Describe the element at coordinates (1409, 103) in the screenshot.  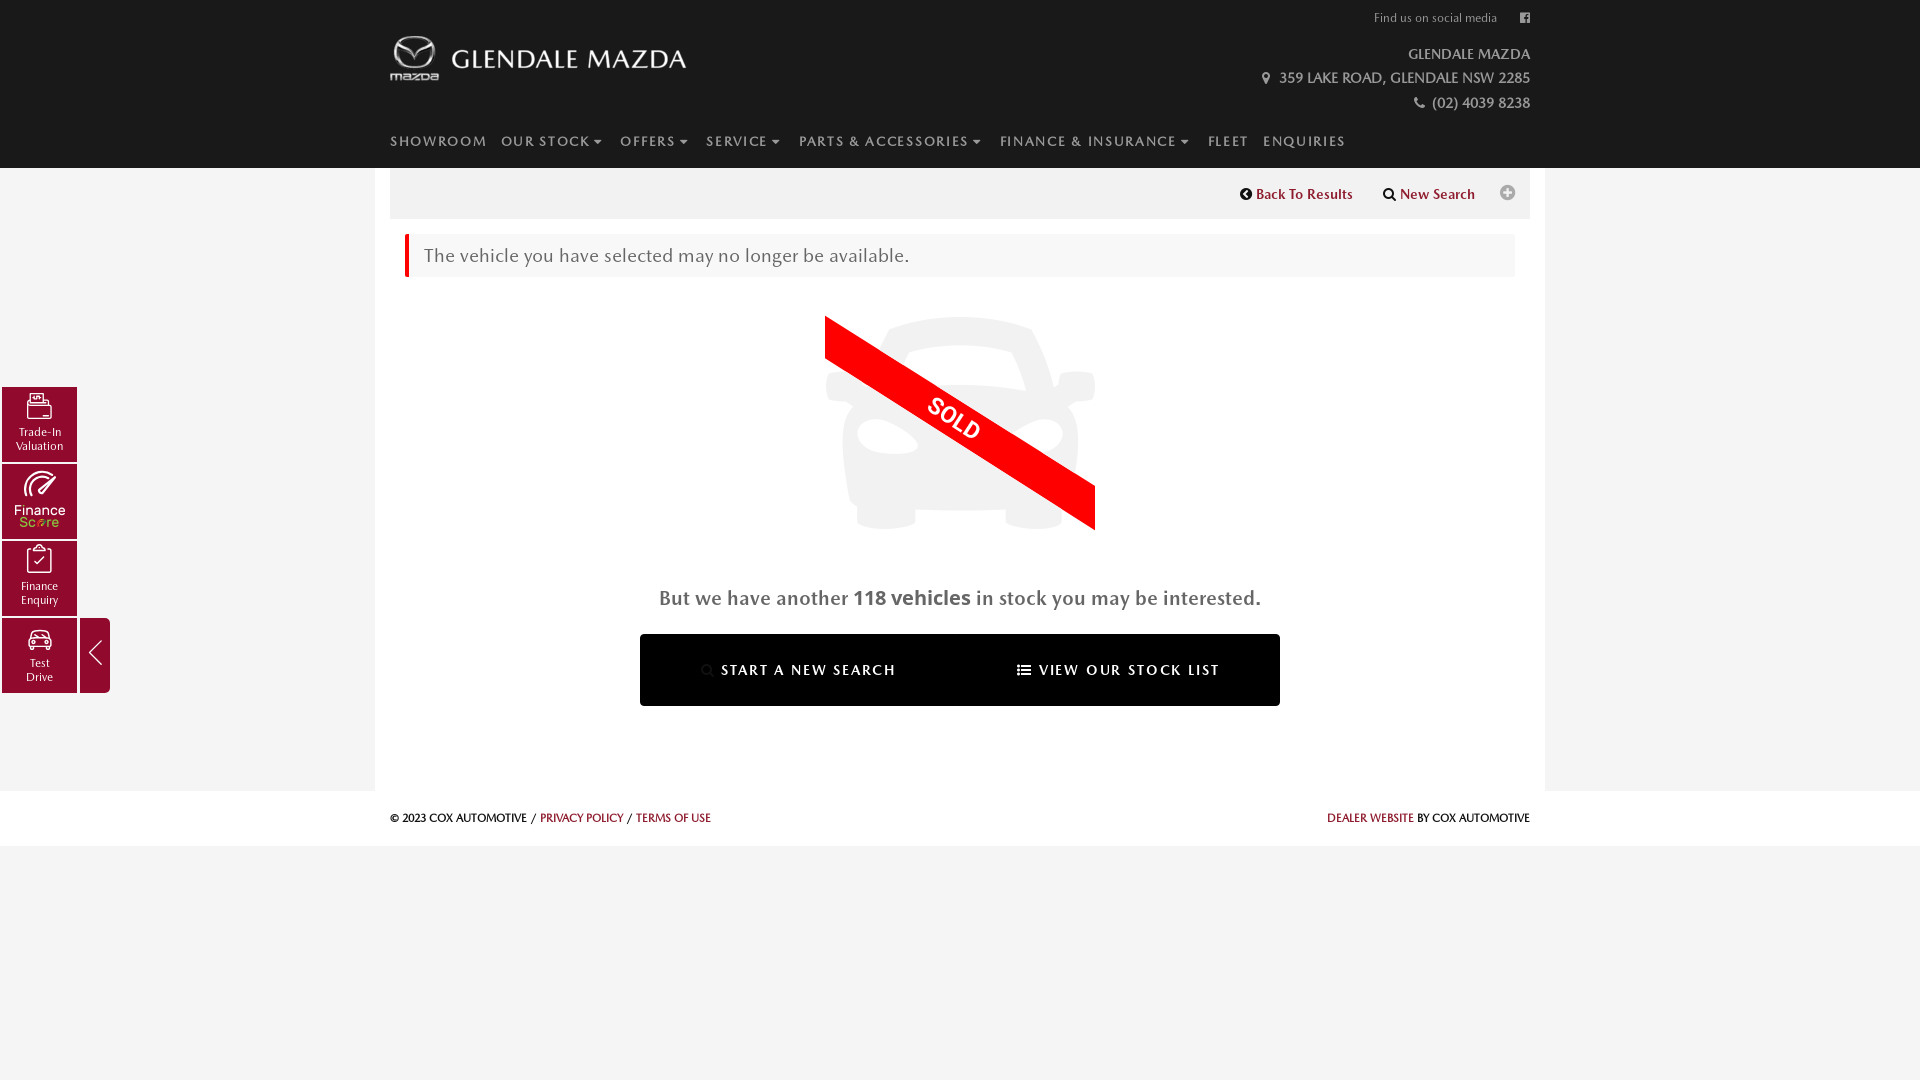
I see `'(02) 4039 8238'` at that location.